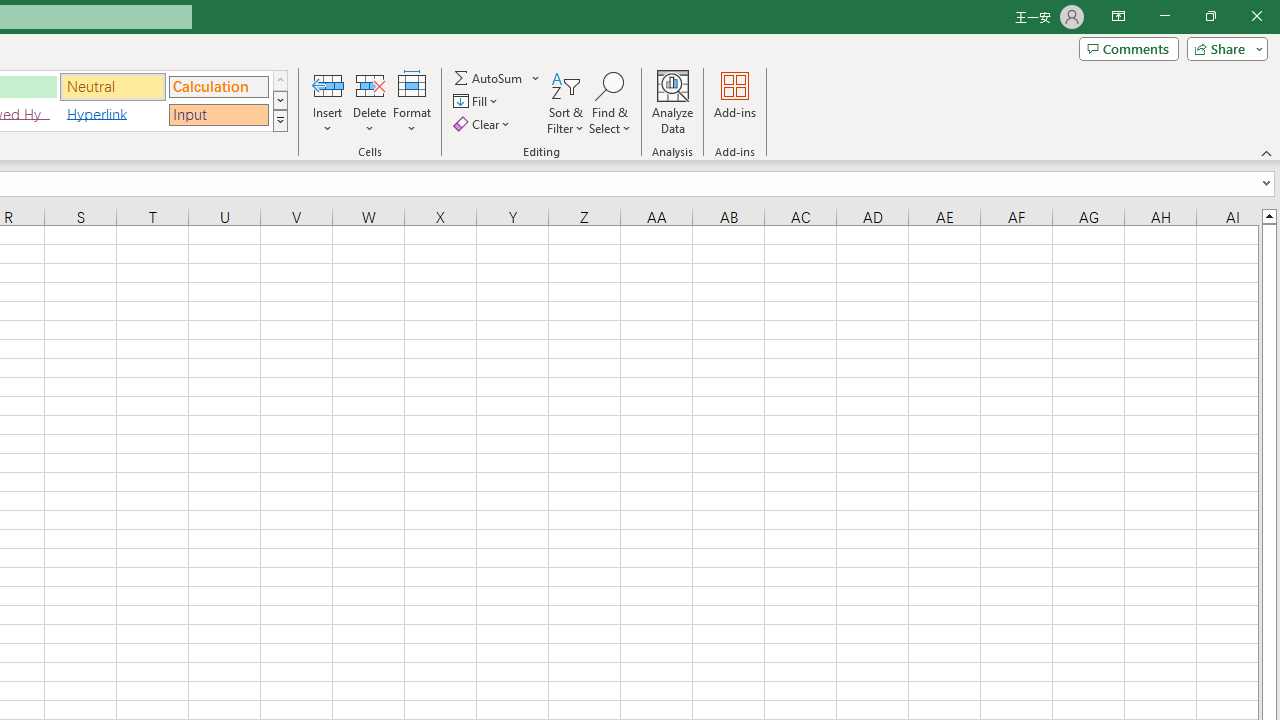 The width and height of the screenshot is (1280, 720). Describe the element at coordinates (218, 114) in the screenshot. I see `'Input'` at that location.